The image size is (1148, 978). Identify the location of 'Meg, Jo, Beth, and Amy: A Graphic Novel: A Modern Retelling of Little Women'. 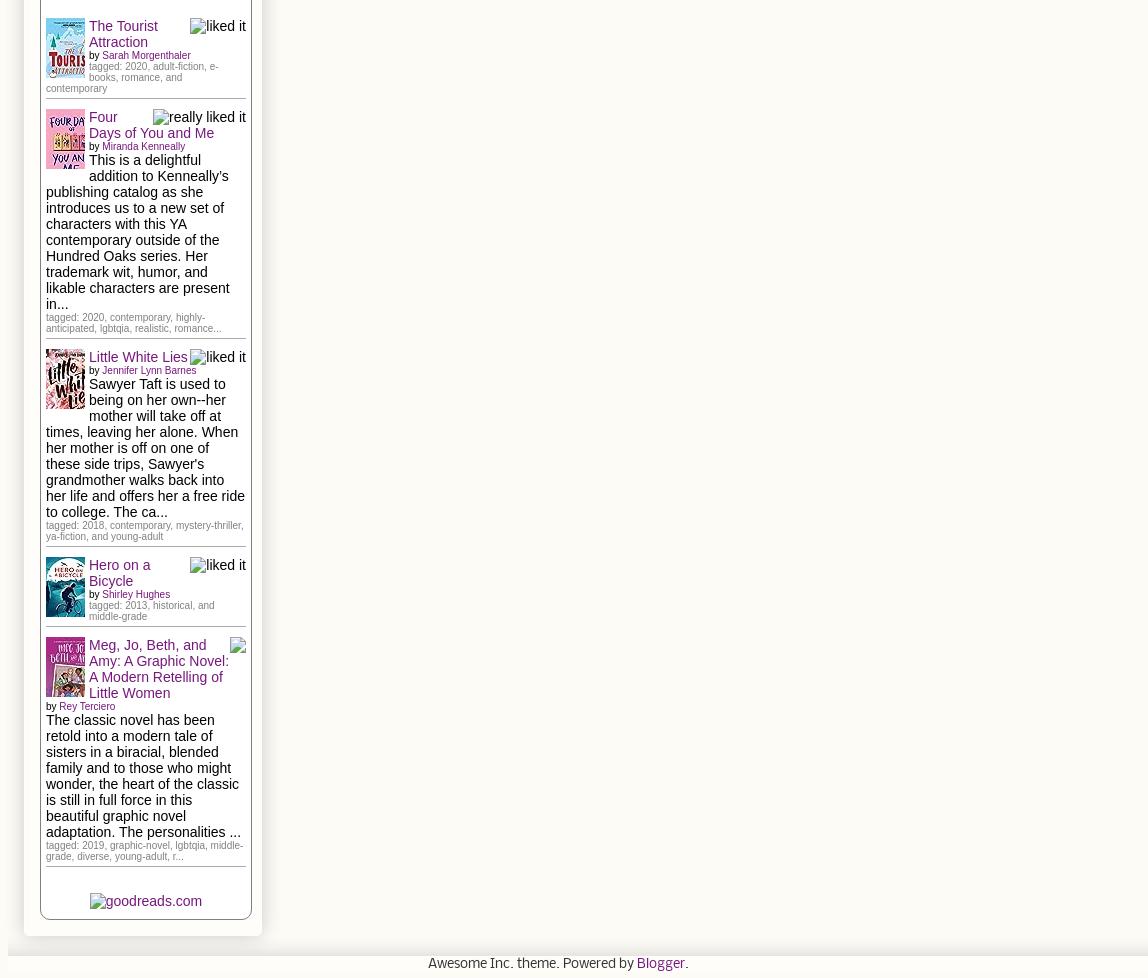
(158, 667).